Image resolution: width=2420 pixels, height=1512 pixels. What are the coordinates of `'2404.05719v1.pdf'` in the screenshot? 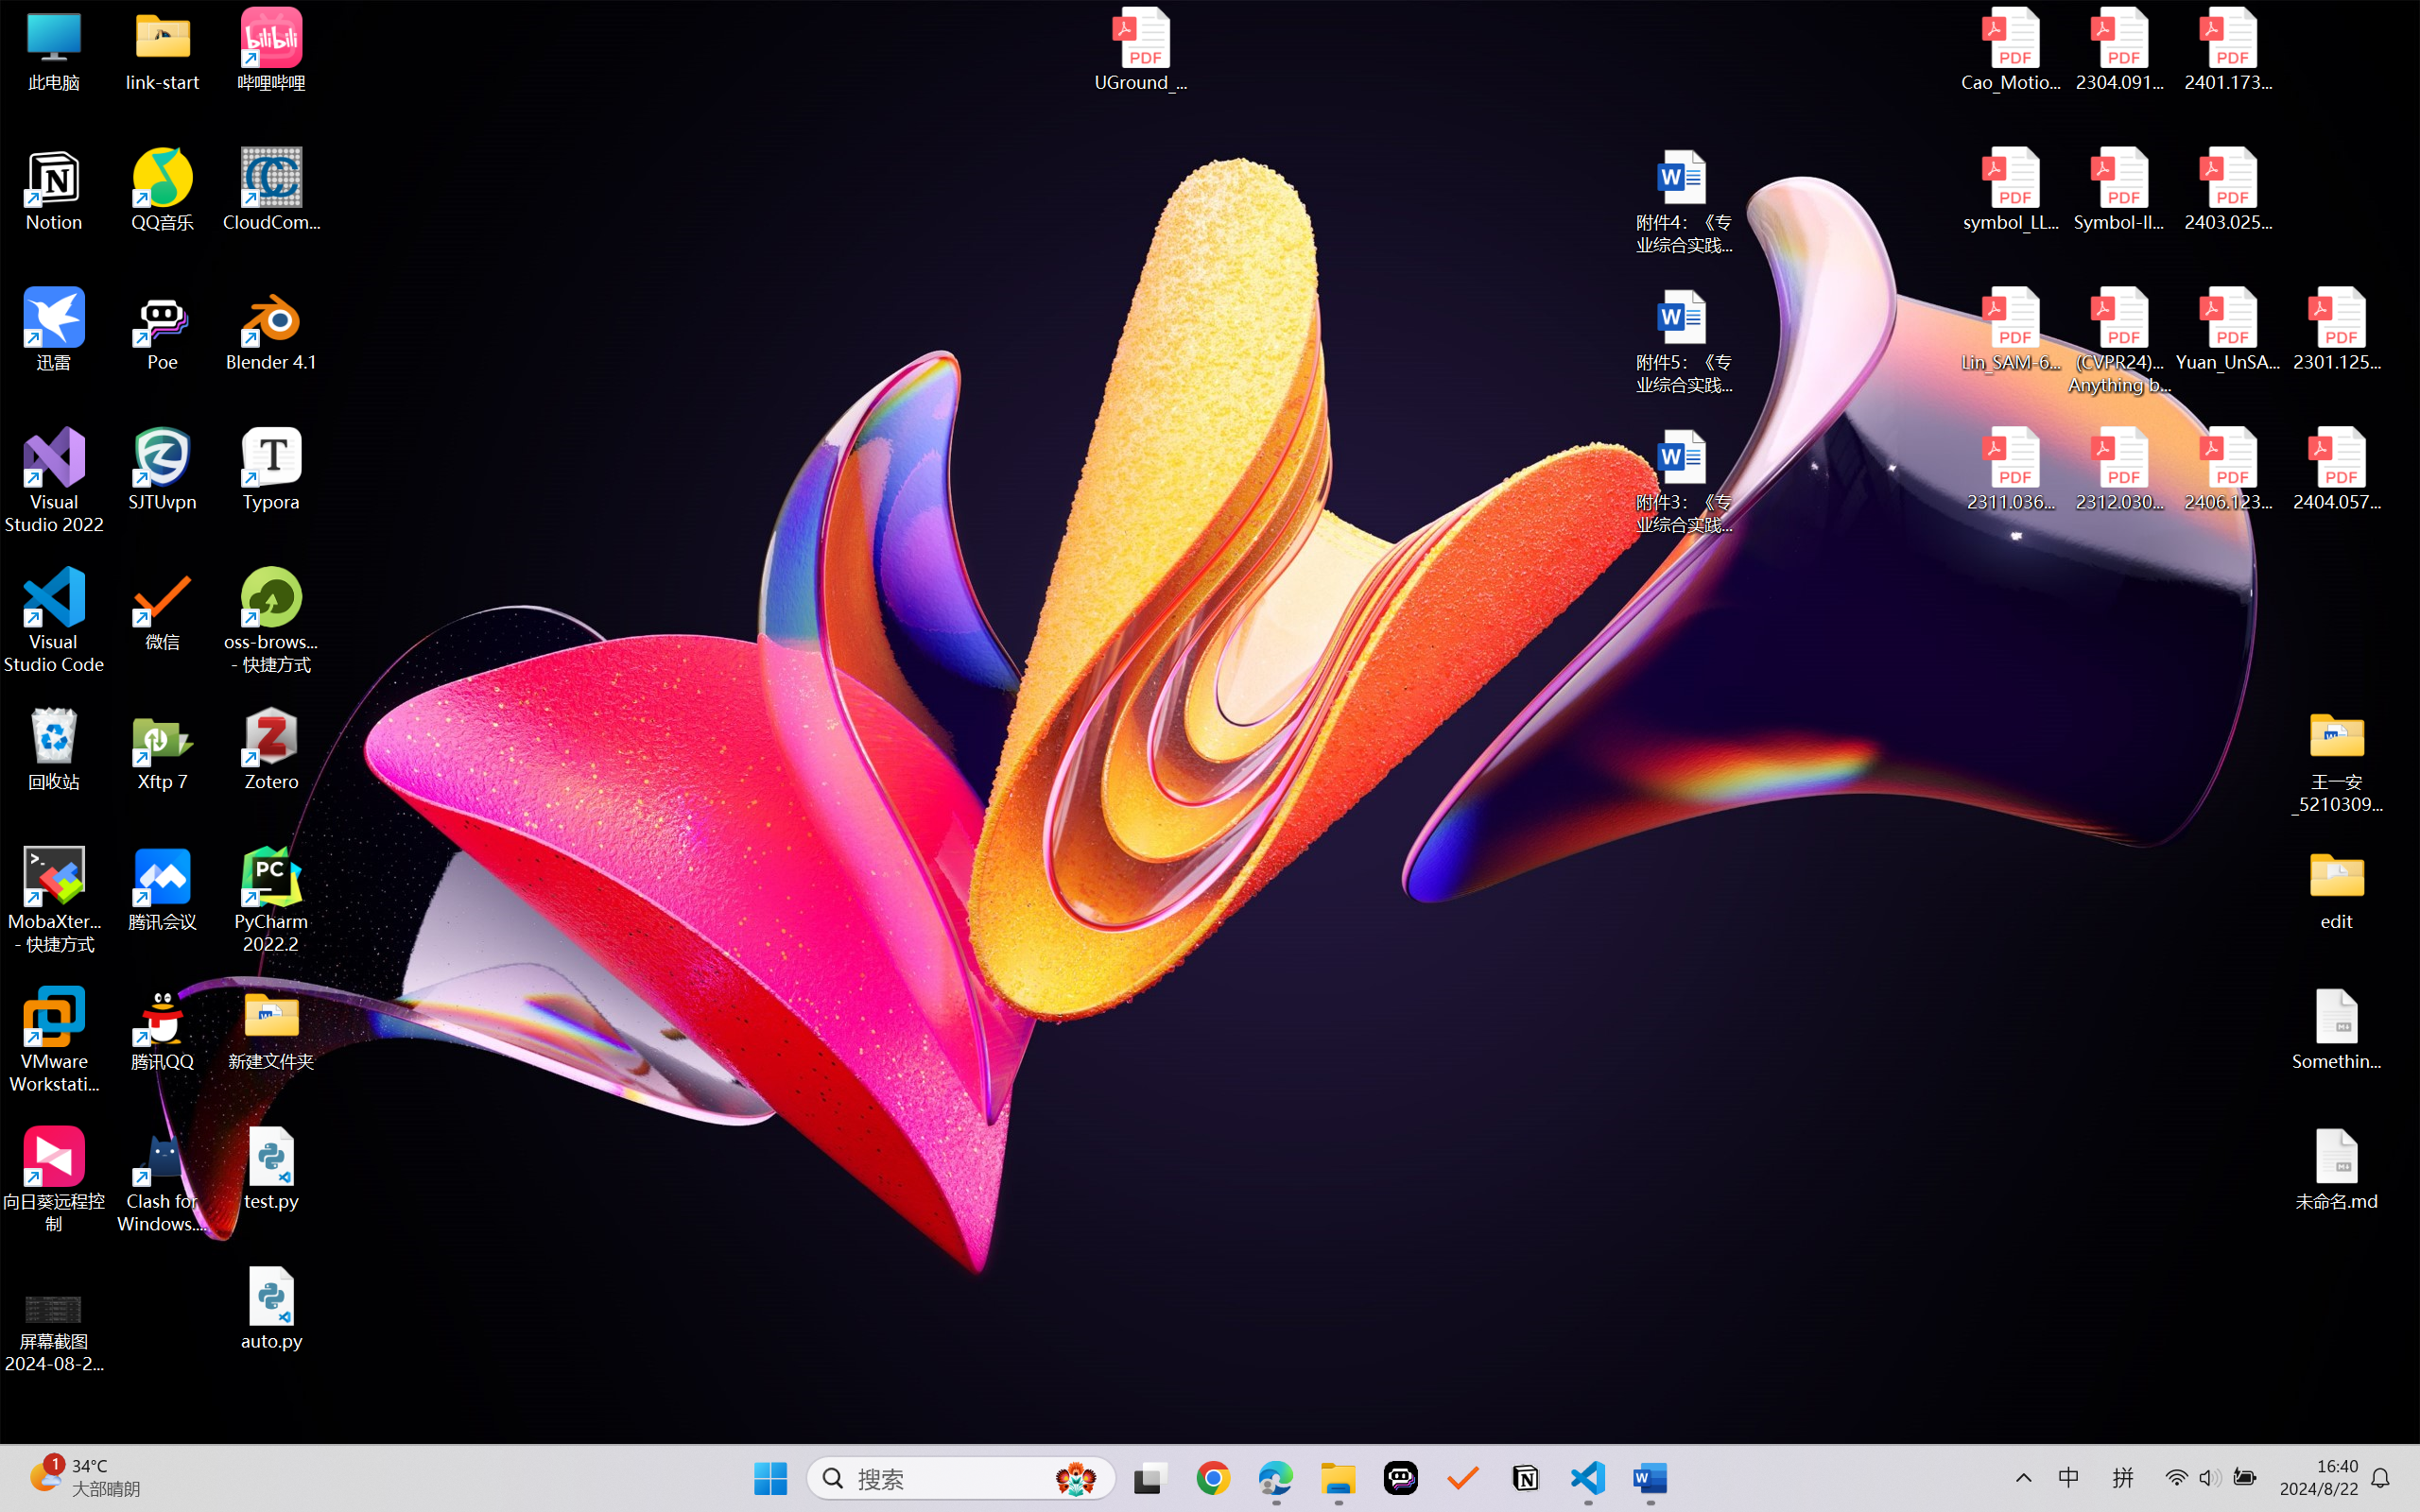 It's located at (2335, 469).